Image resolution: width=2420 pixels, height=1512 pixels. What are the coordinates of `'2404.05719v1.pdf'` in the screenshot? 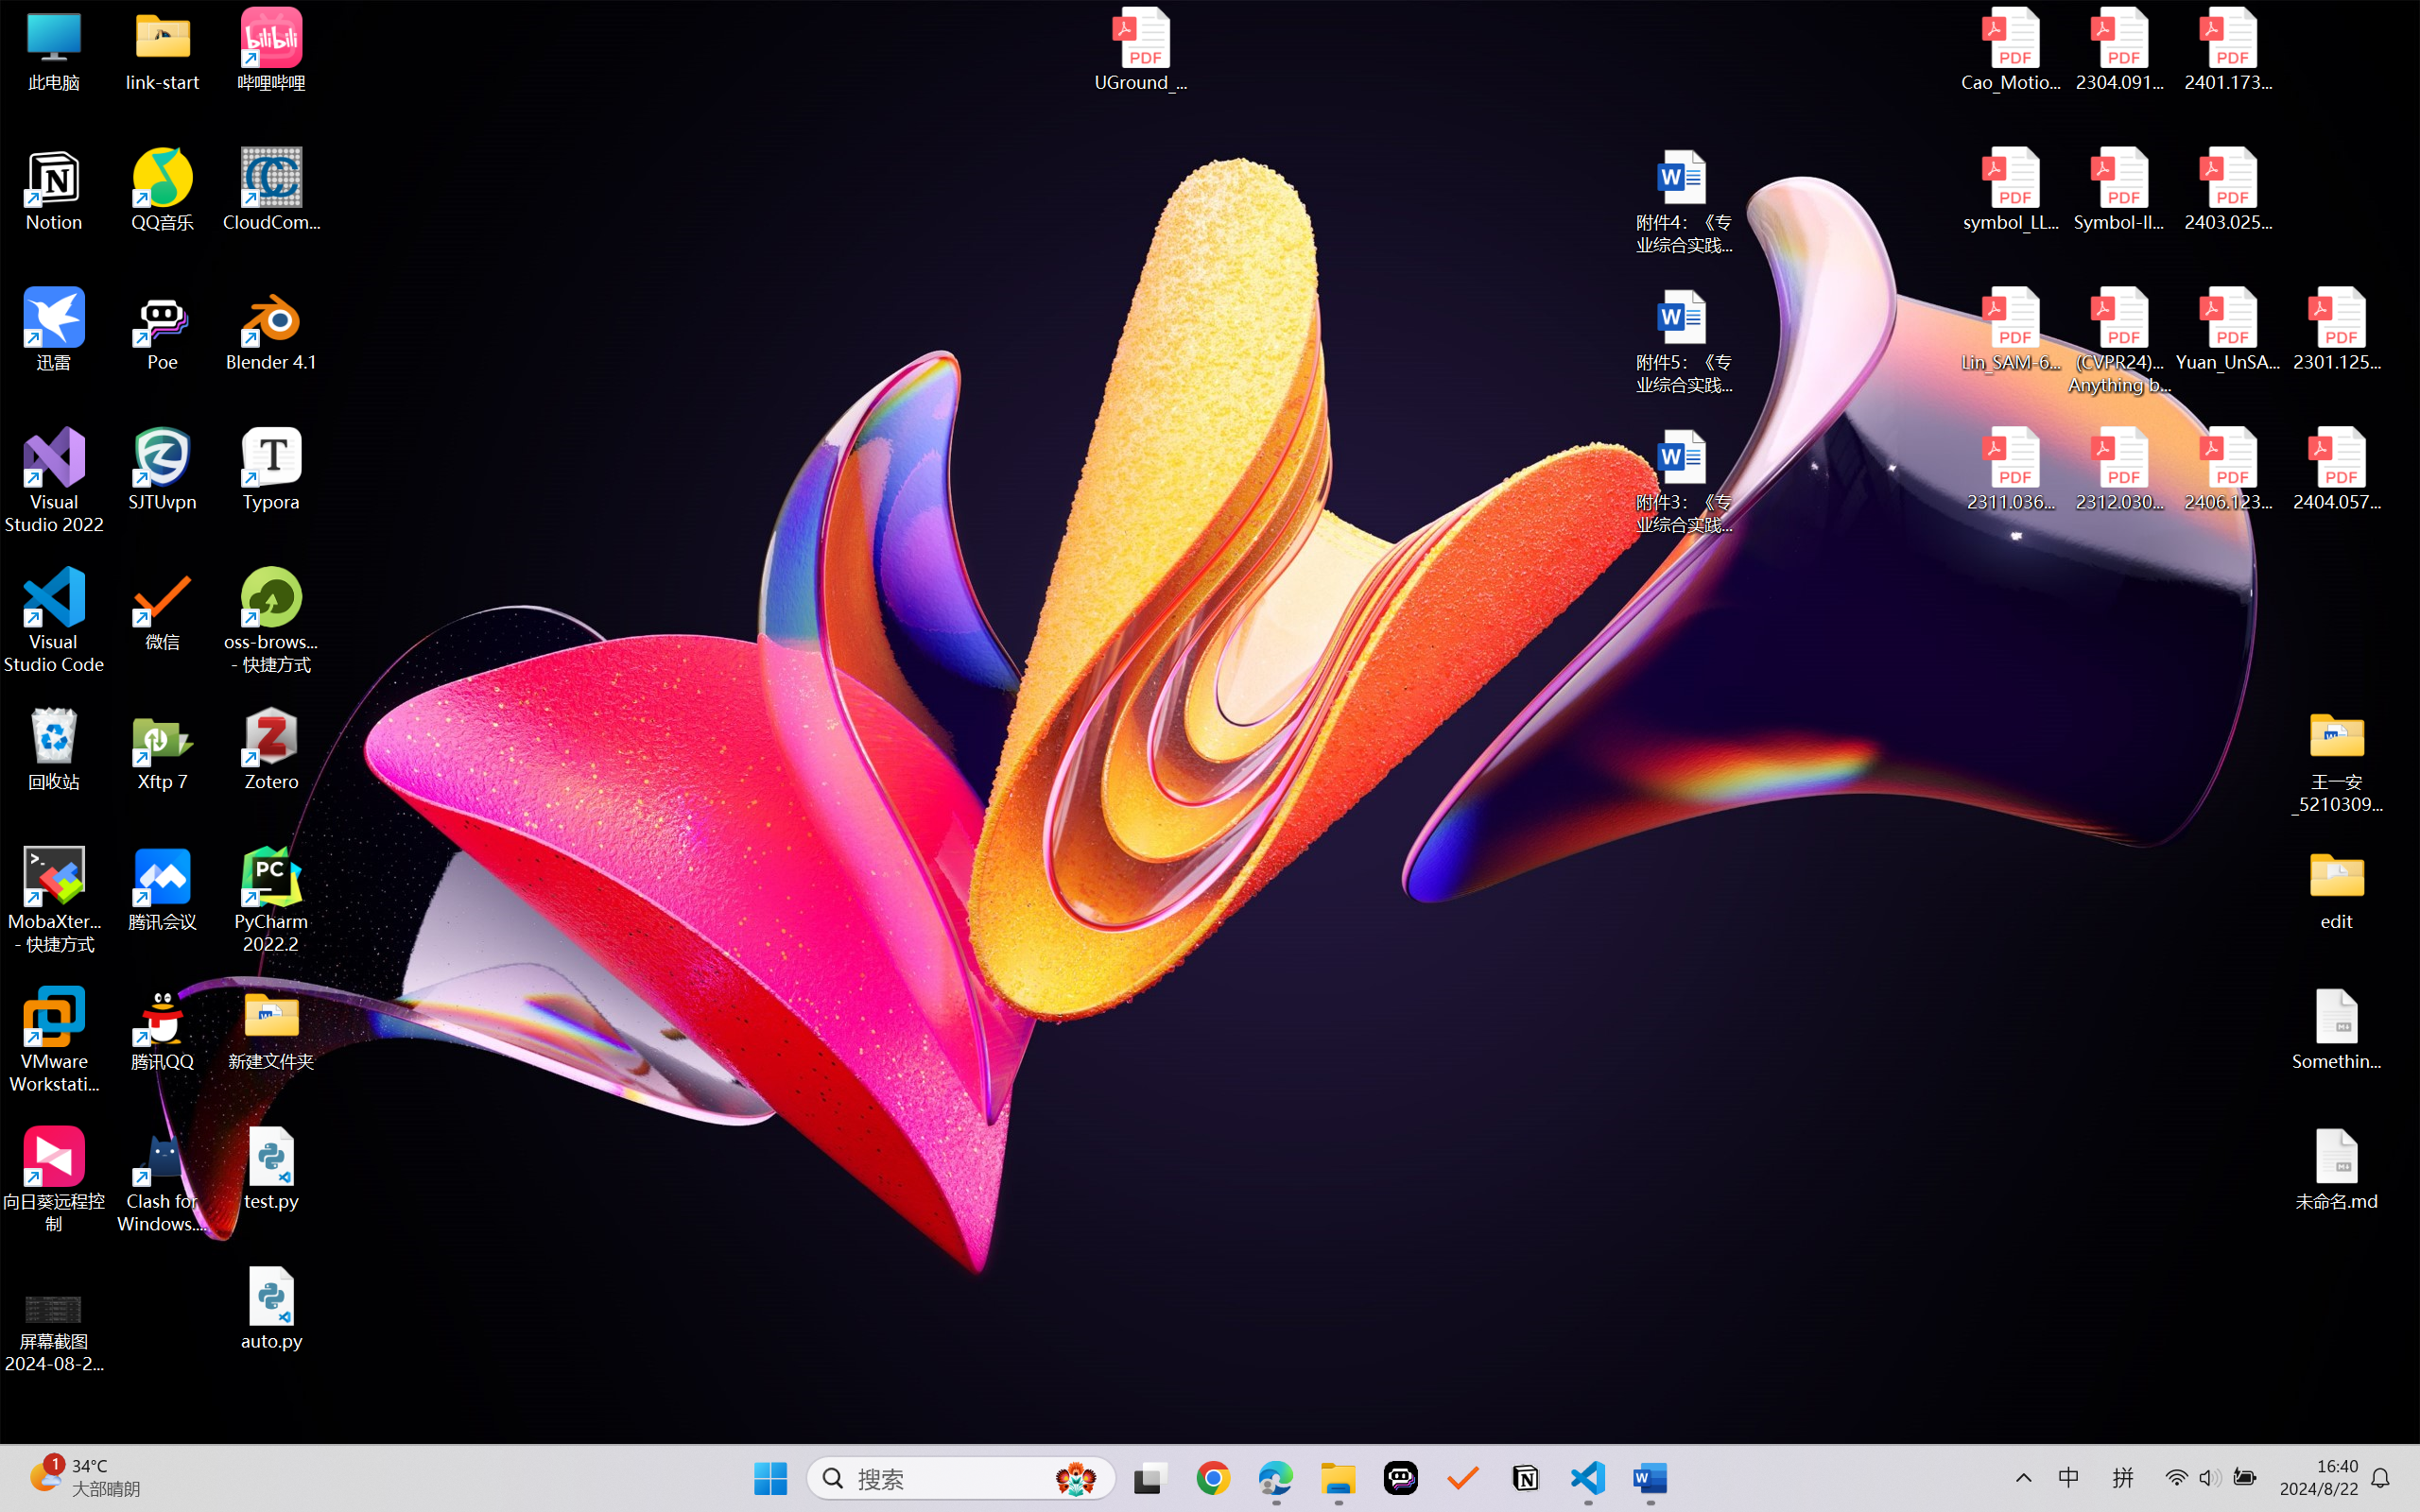 It's located at (2335, 469).